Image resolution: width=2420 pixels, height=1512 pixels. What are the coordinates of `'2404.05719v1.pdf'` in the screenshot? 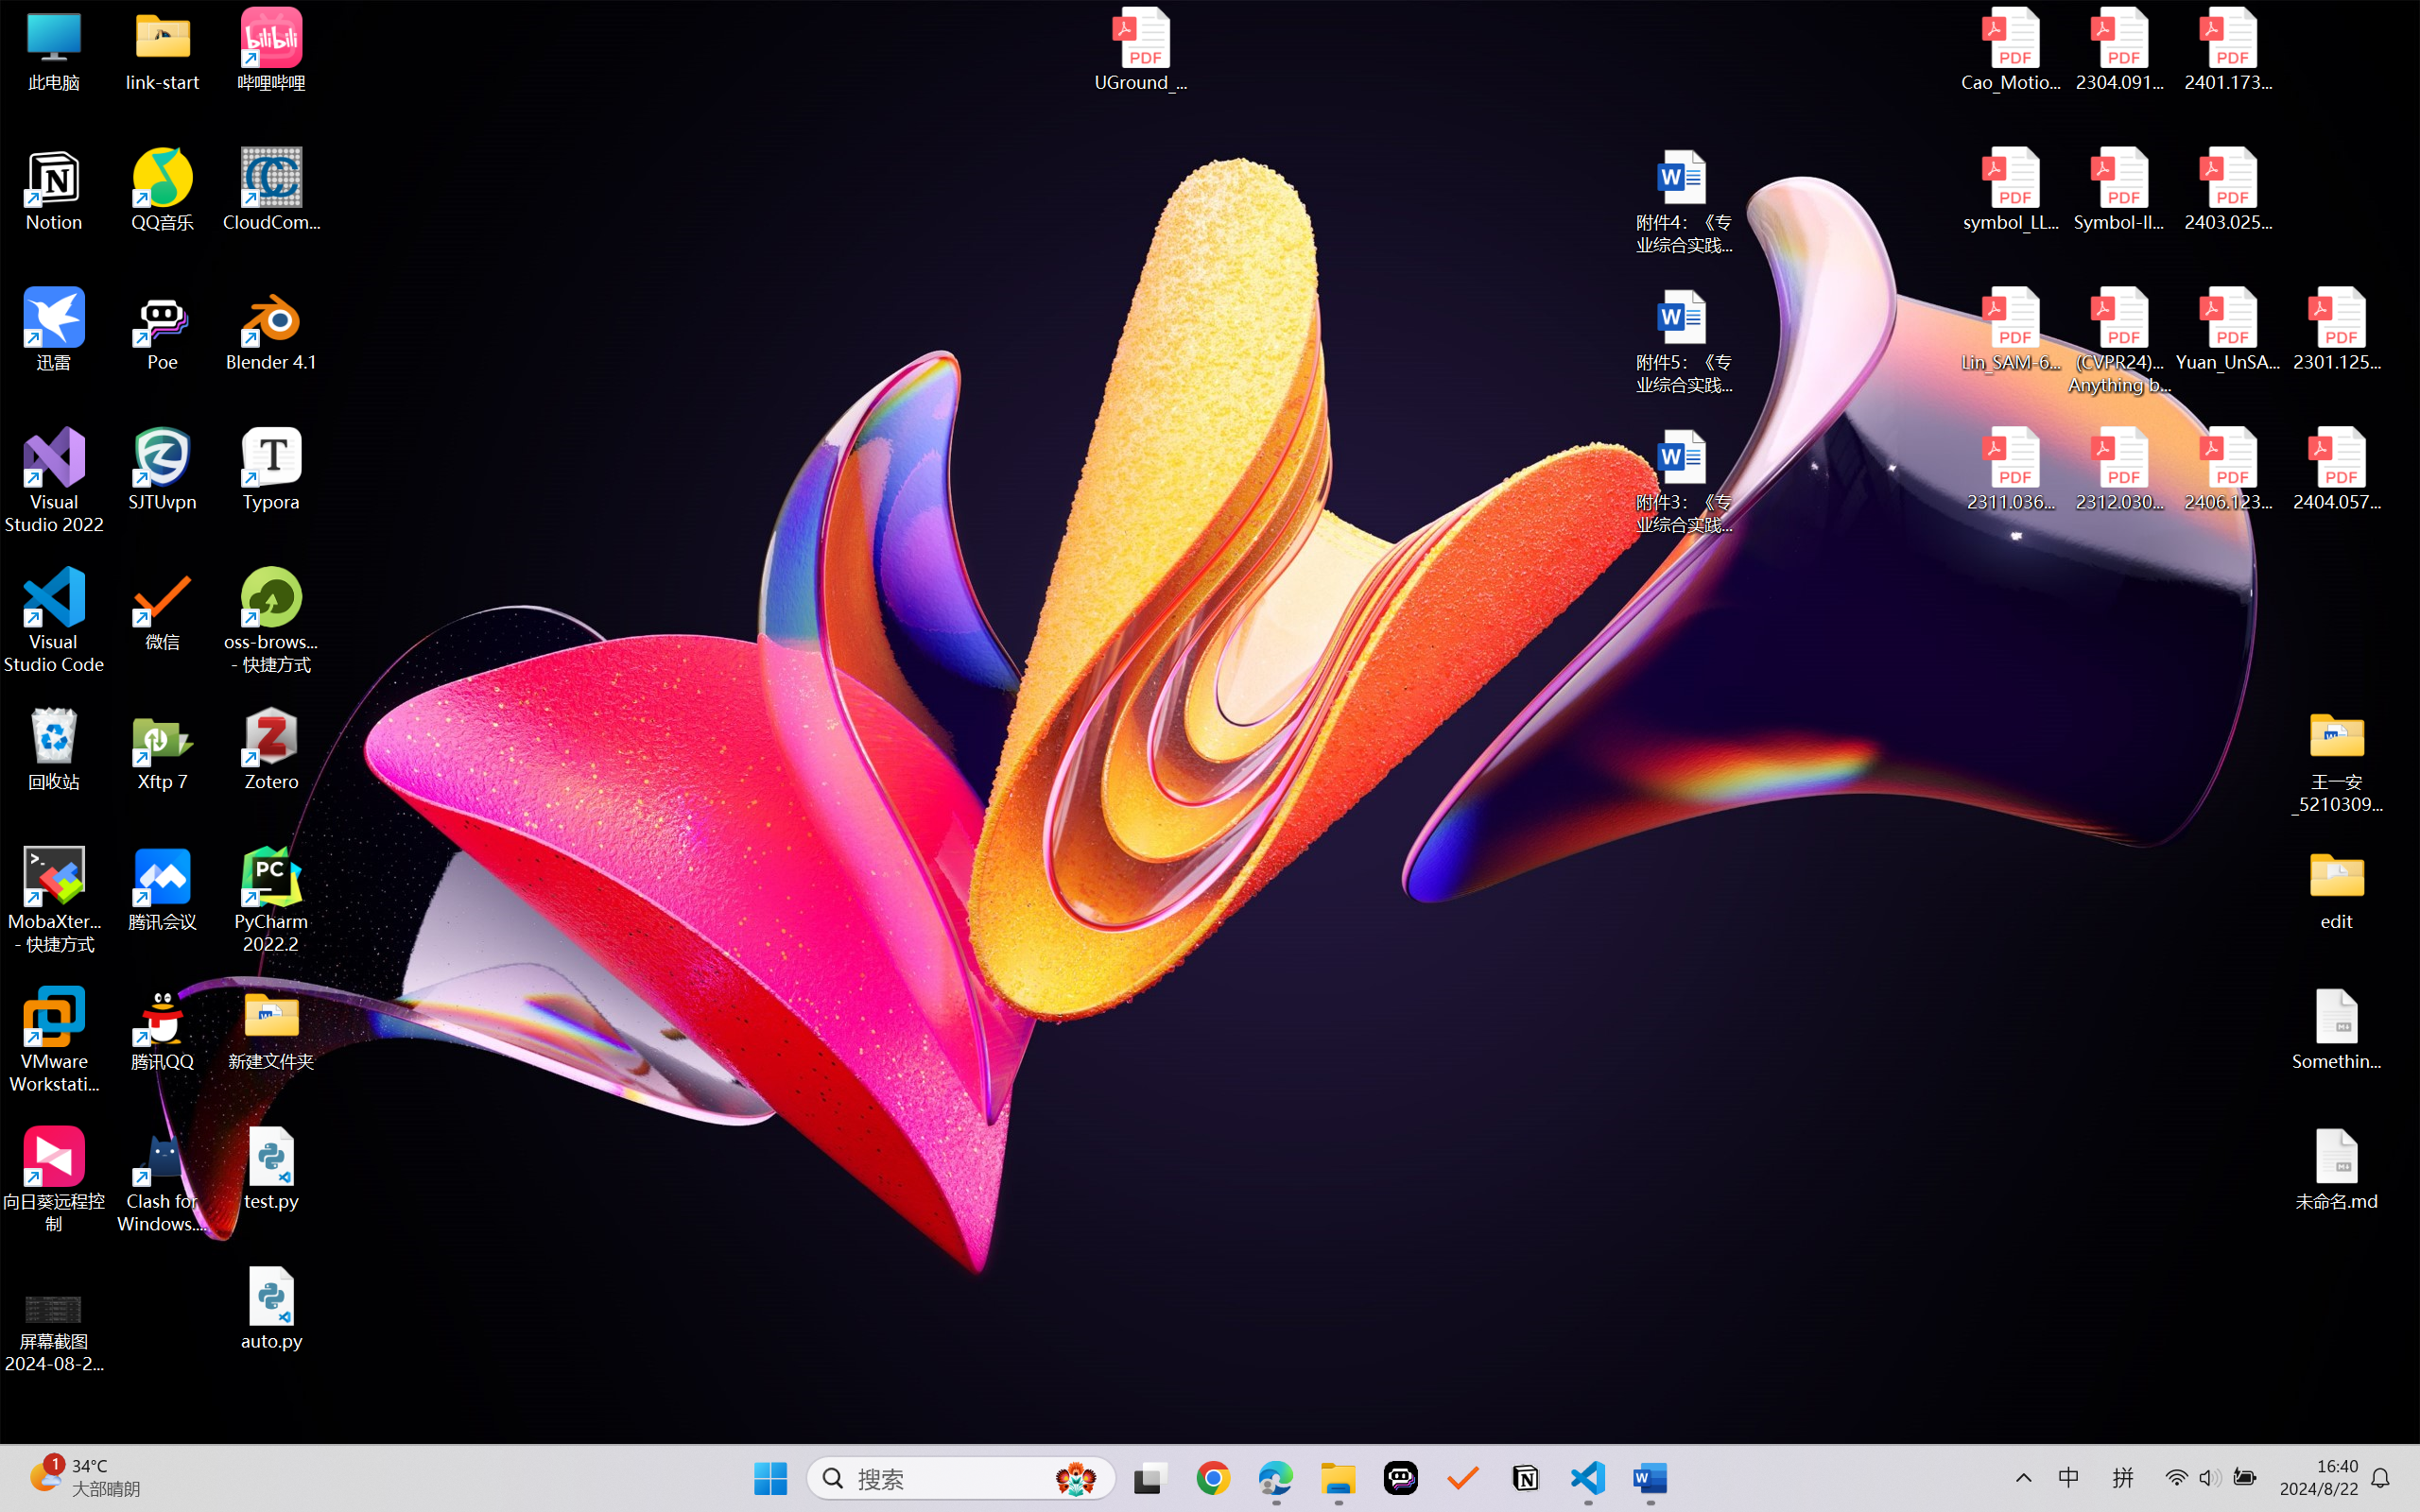 It's located at (2335, 469).